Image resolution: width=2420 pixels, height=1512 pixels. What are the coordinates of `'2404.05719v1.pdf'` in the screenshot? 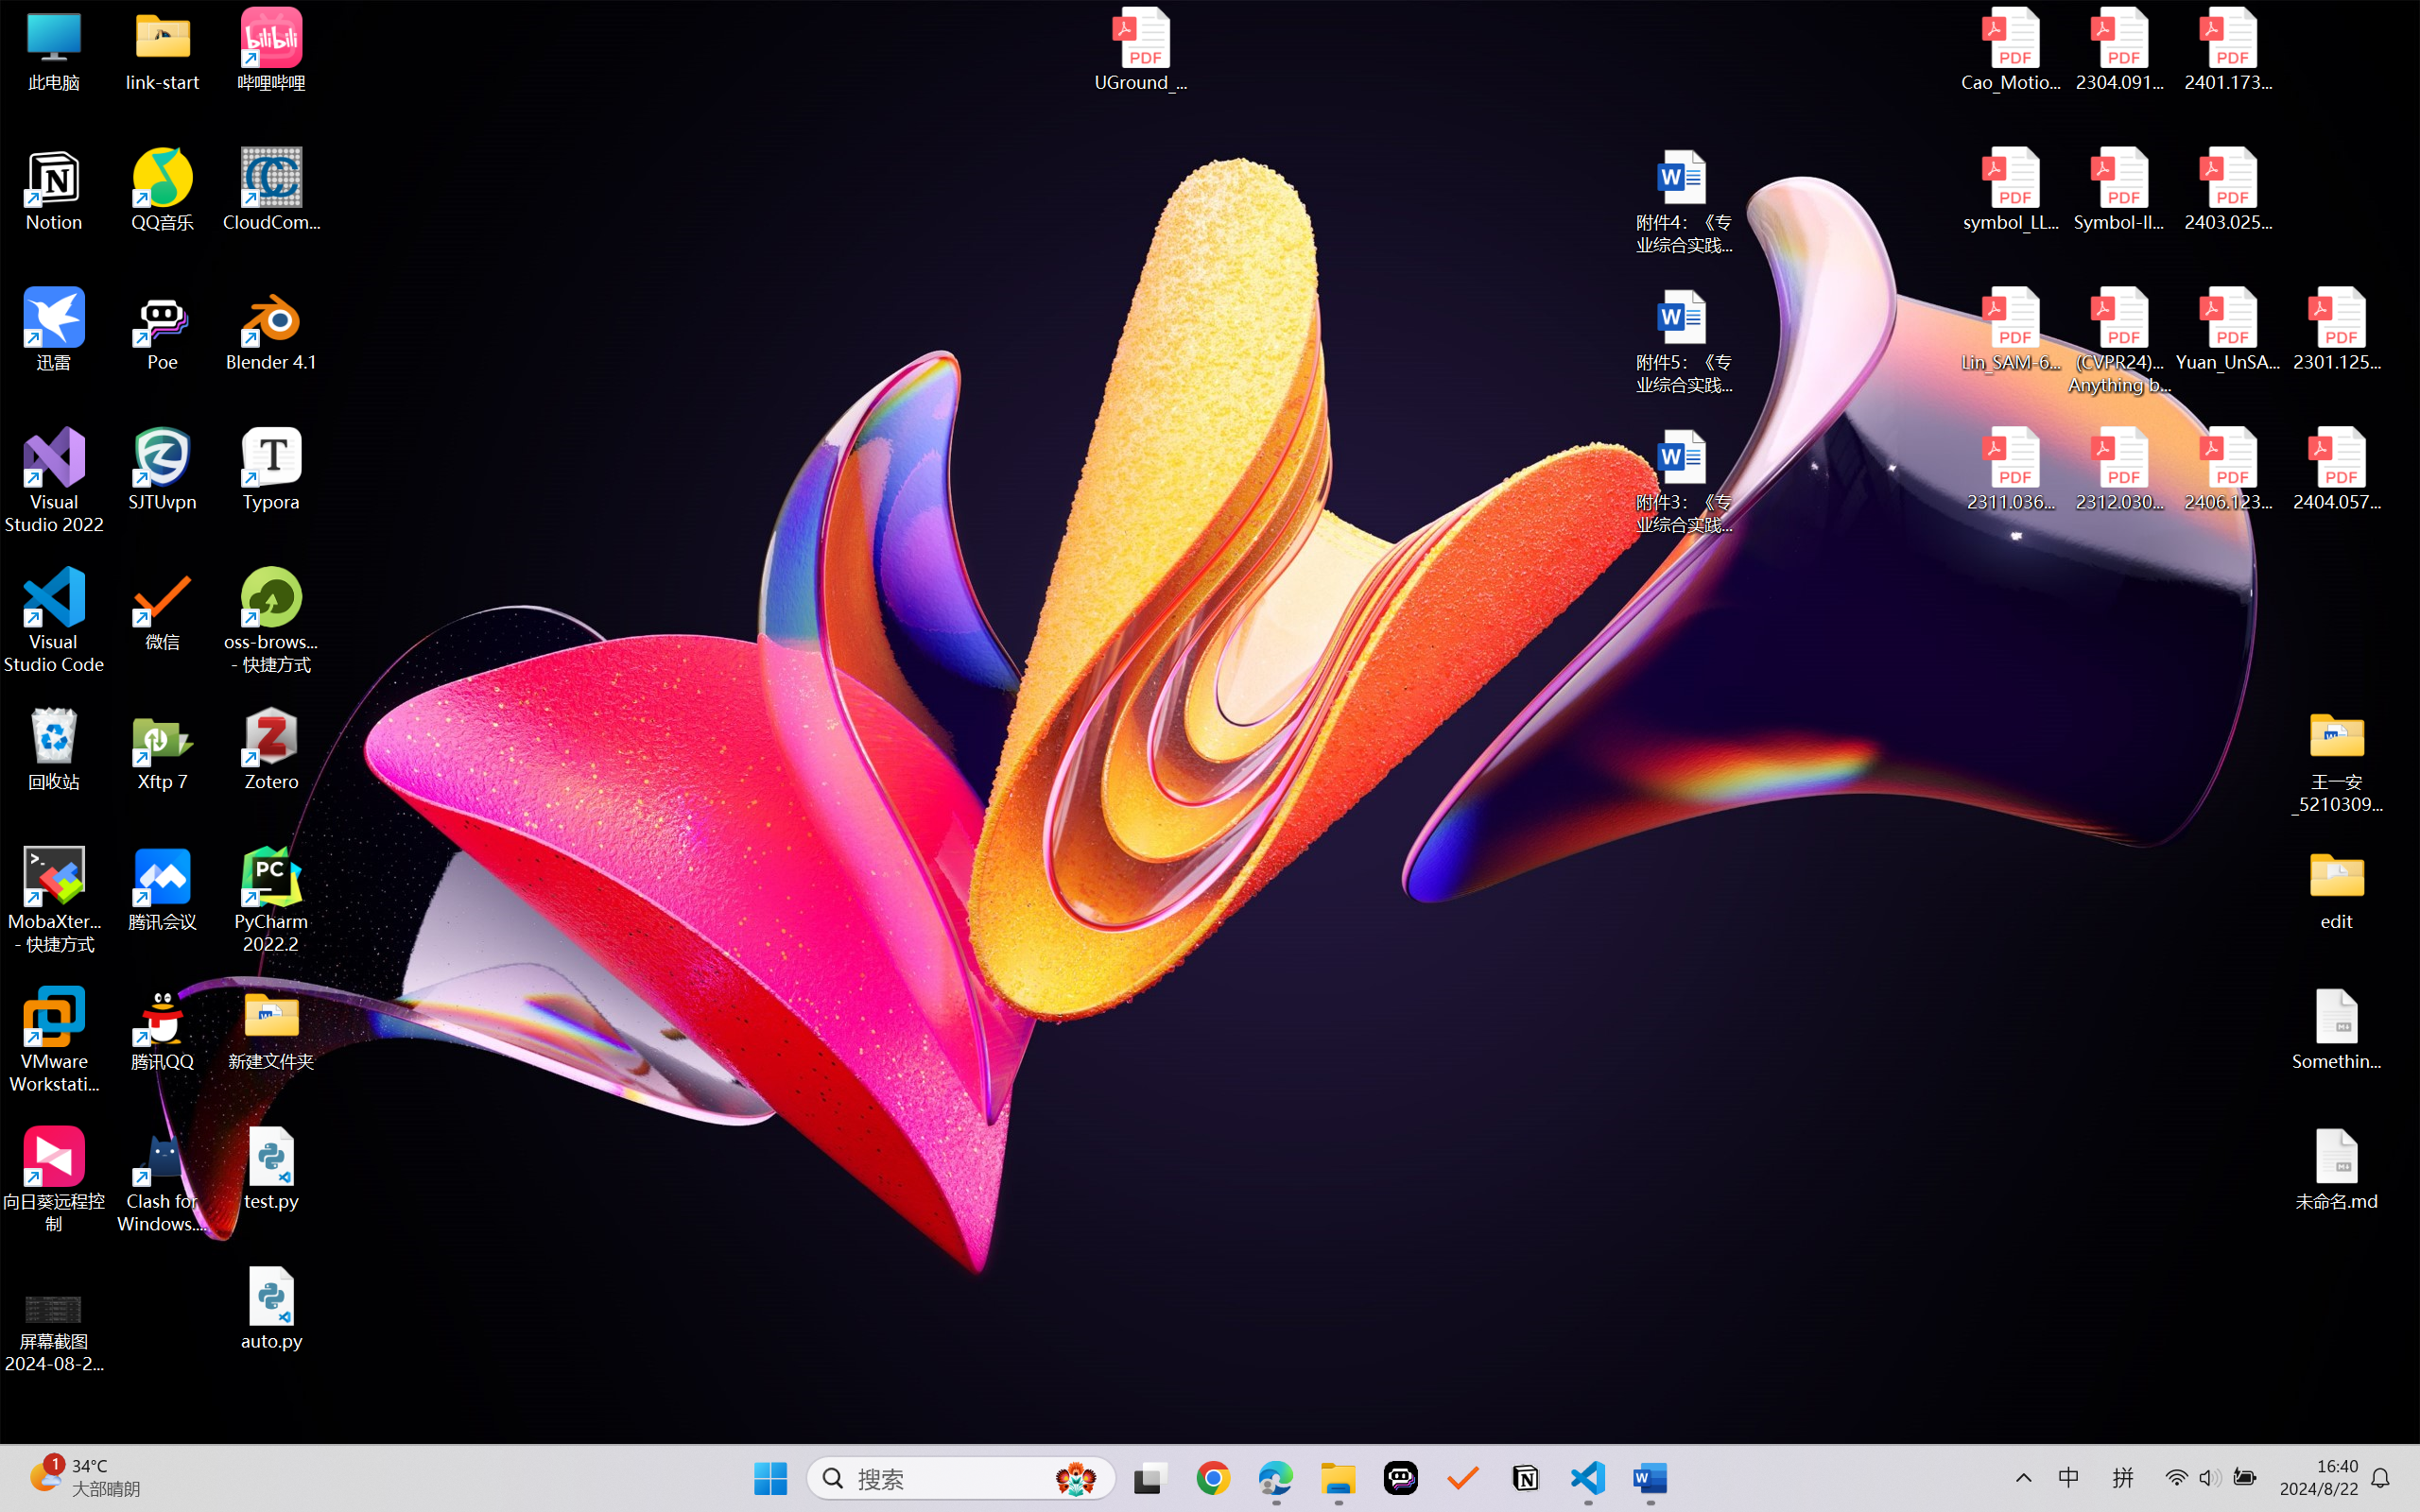 It's located at (2335, 469).